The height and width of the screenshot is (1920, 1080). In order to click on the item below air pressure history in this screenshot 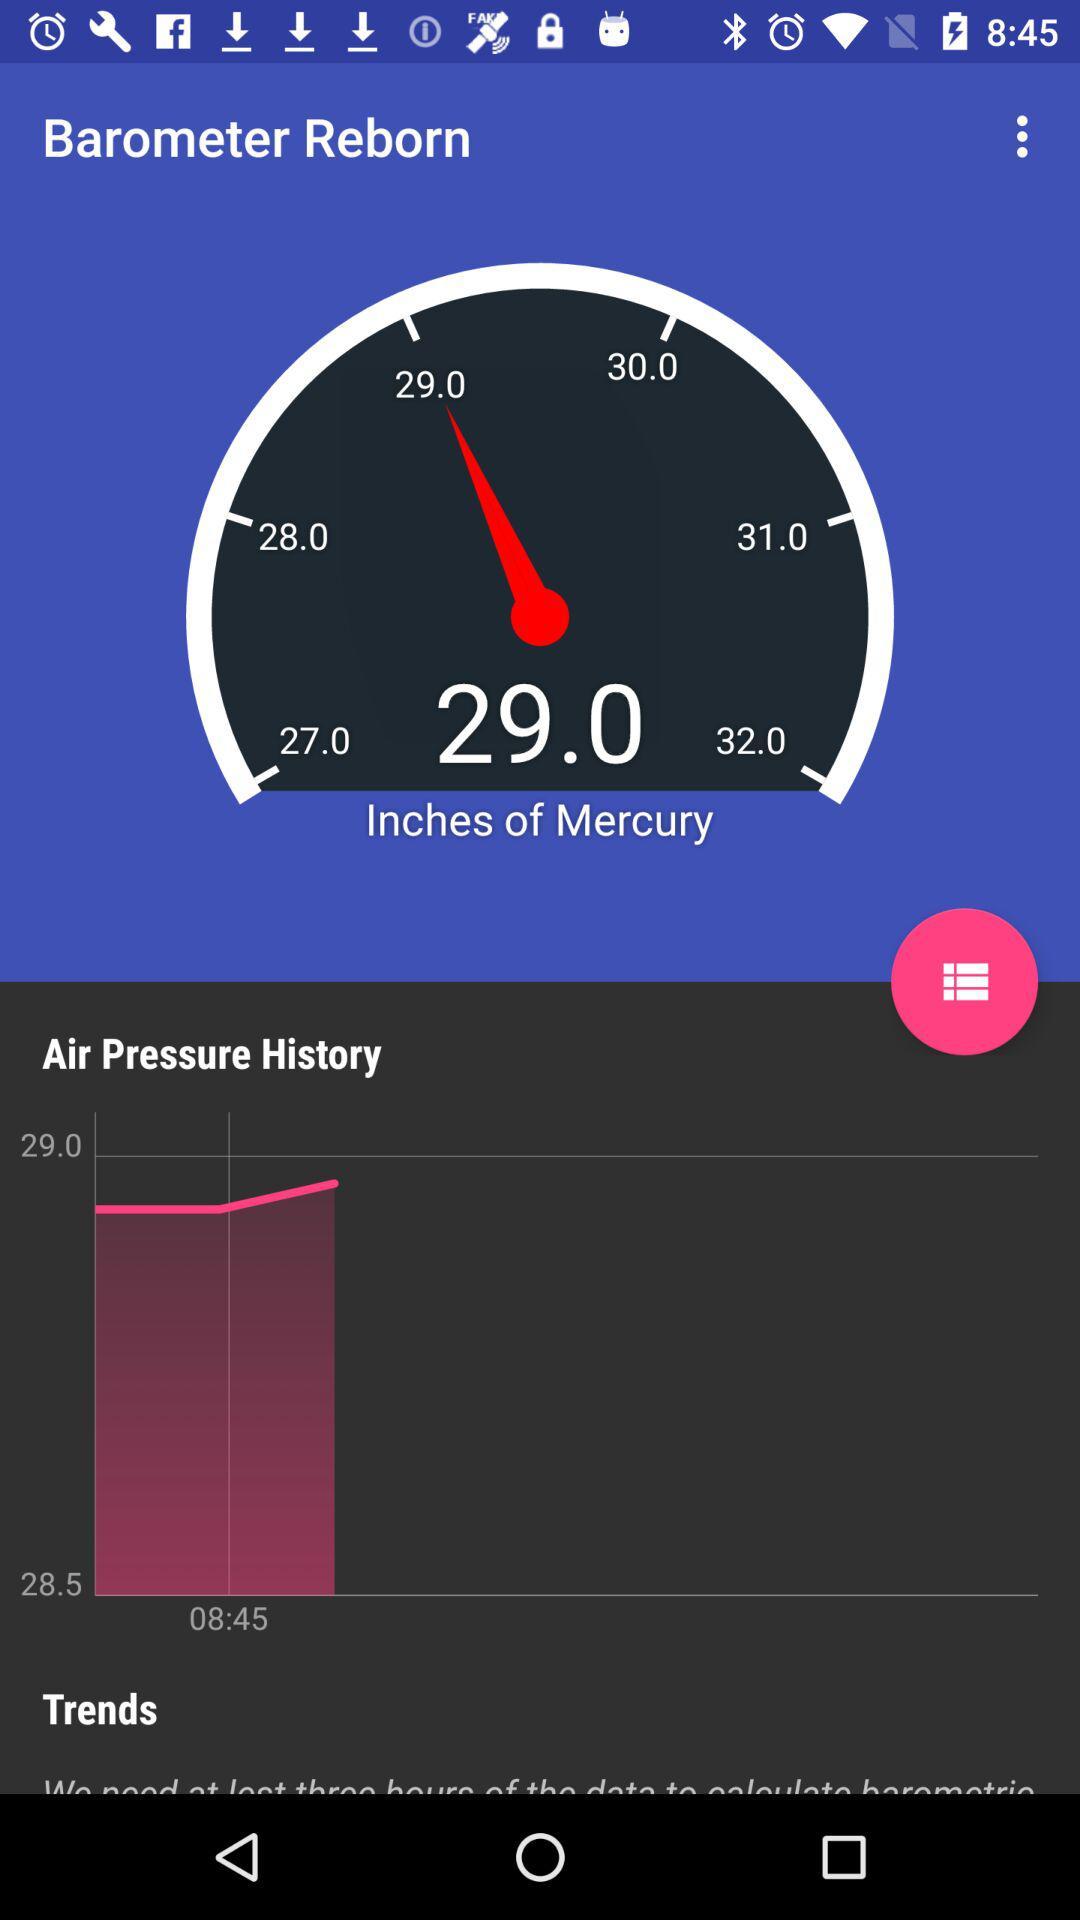, I will do `click(518, 1373)`.